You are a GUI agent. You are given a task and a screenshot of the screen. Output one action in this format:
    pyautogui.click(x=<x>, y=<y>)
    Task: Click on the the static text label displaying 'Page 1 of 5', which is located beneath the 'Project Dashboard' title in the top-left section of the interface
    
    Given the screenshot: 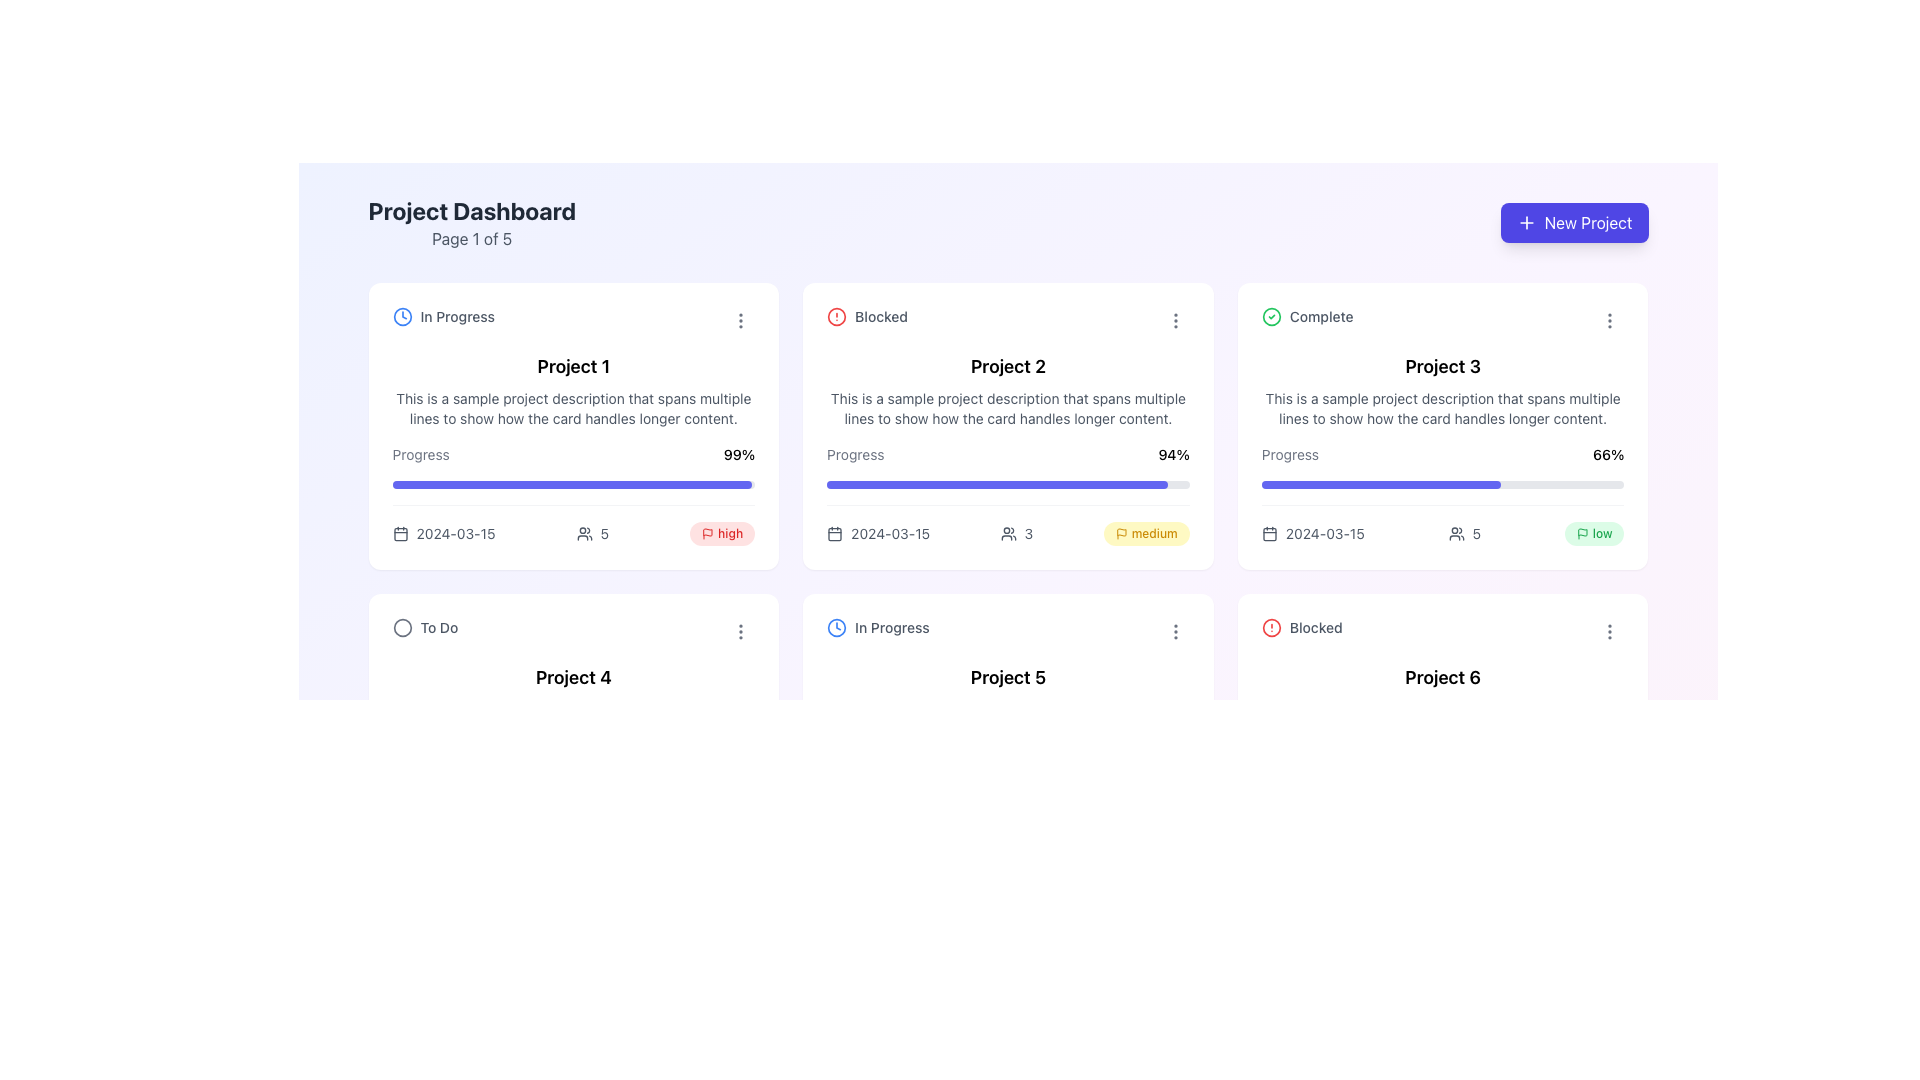 What is the action you would take?
    pyautogui.click(x=471, y=238)
    